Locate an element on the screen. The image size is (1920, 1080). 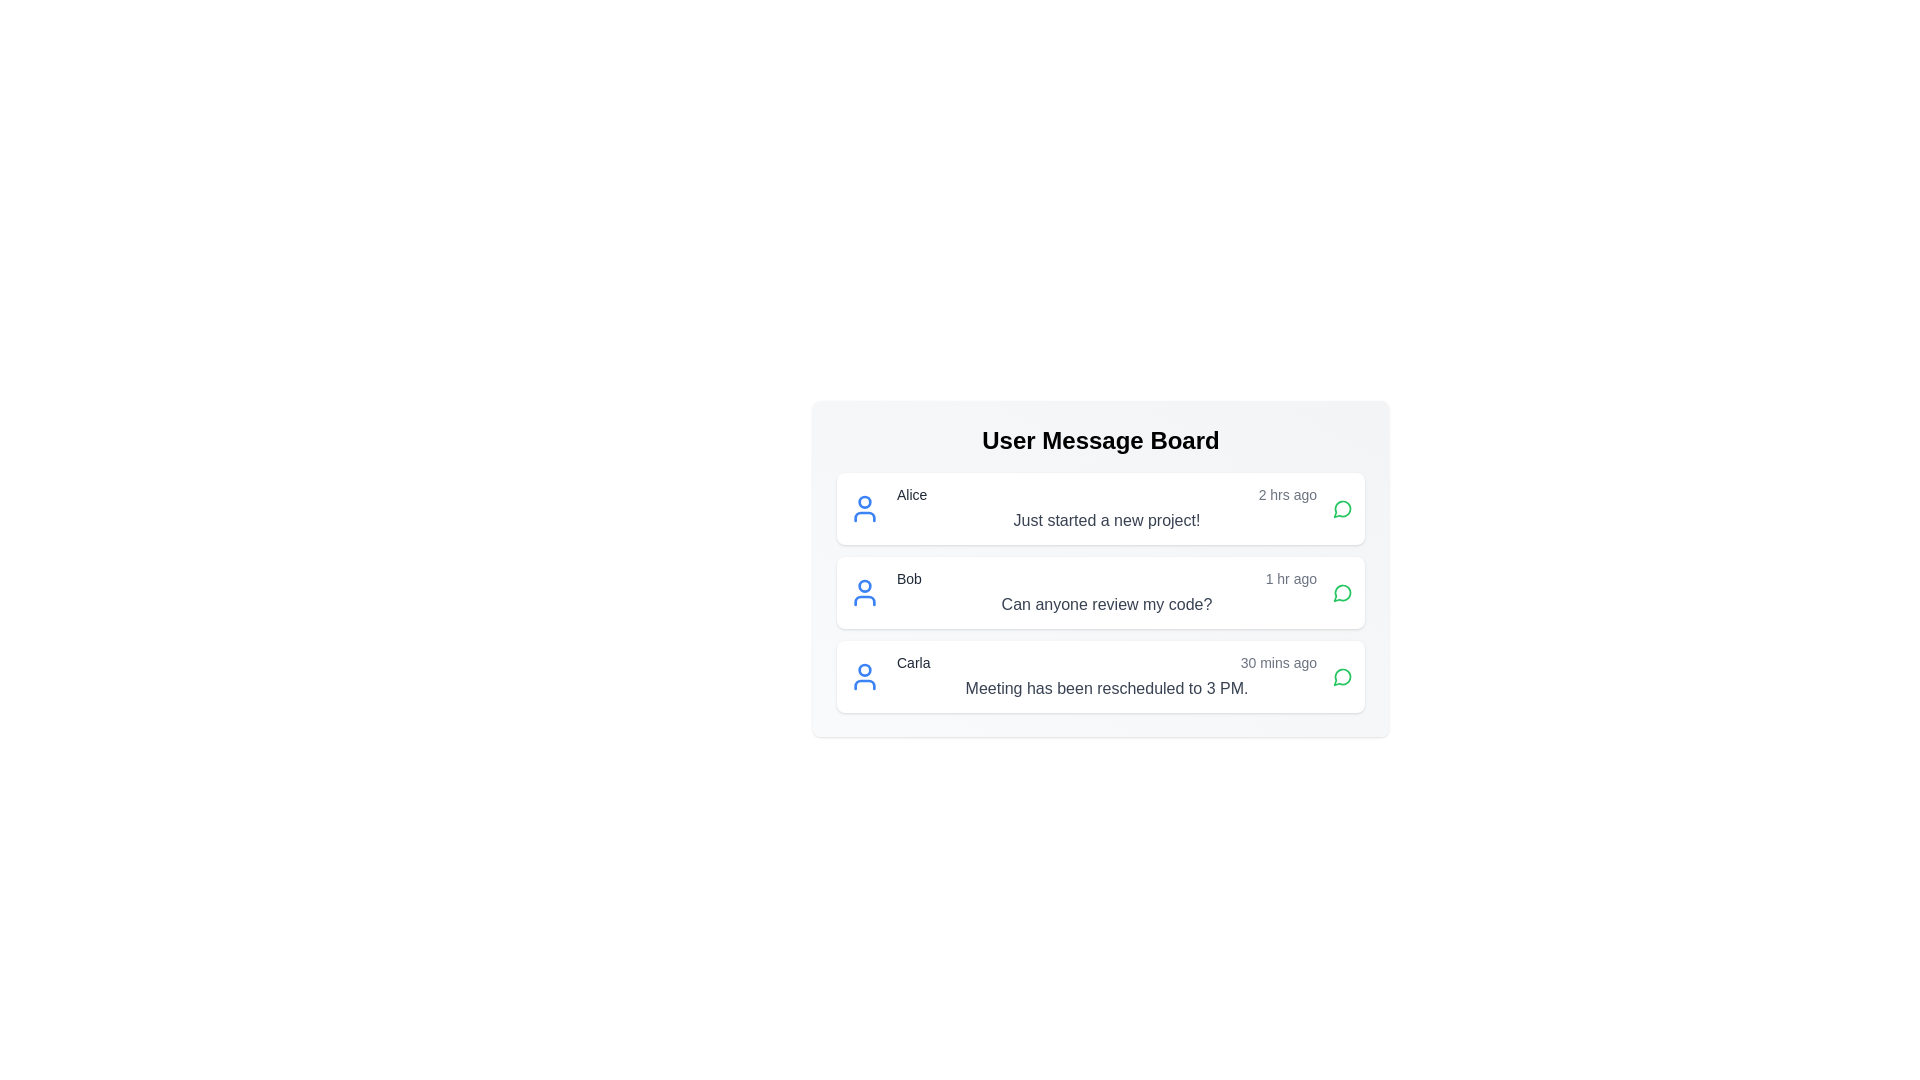
the action button for the message from Carla is located at coordinates (1343, 676).